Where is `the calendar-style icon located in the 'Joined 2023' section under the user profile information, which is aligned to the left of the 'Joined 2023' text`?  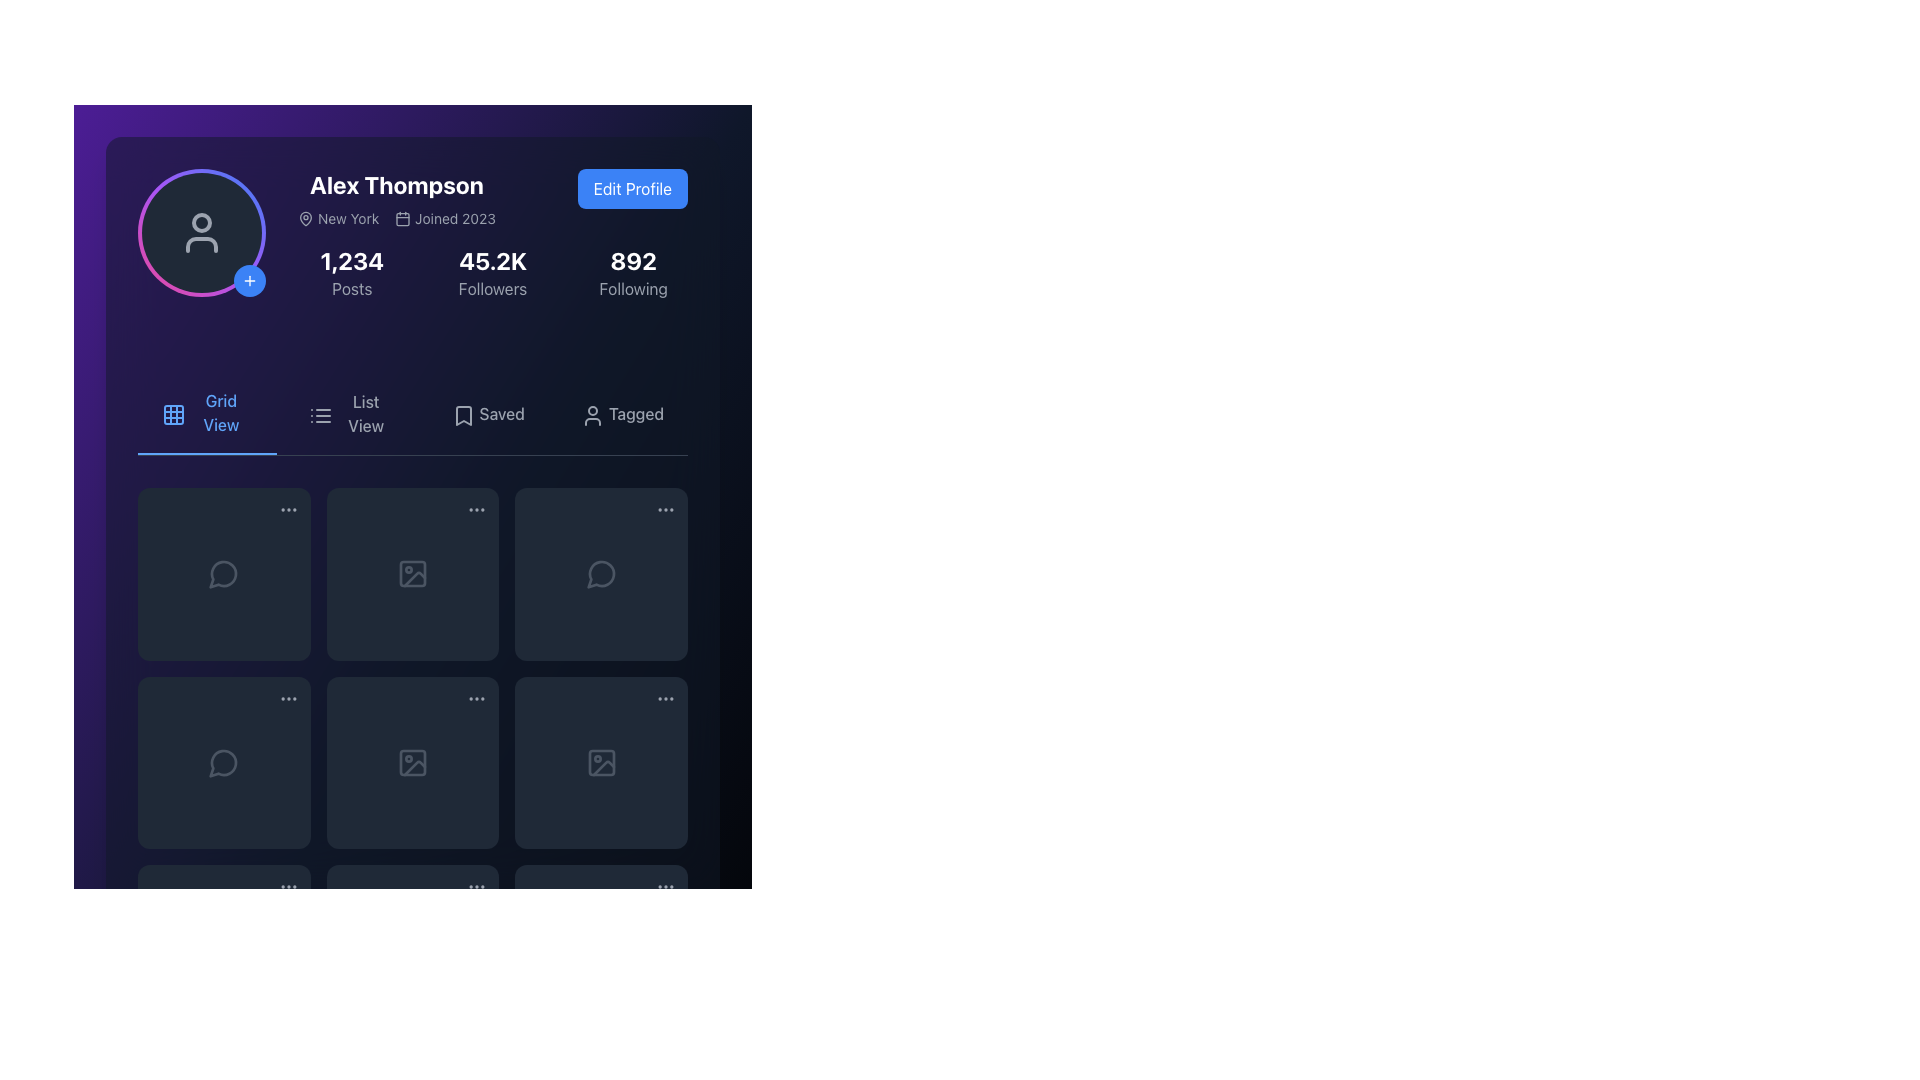 the calendar-style icon located in the 'Joined 2023' section under the user profile information, which is aligned to the left of the 'Joined 2023' text is located at coordinates (402, 219).